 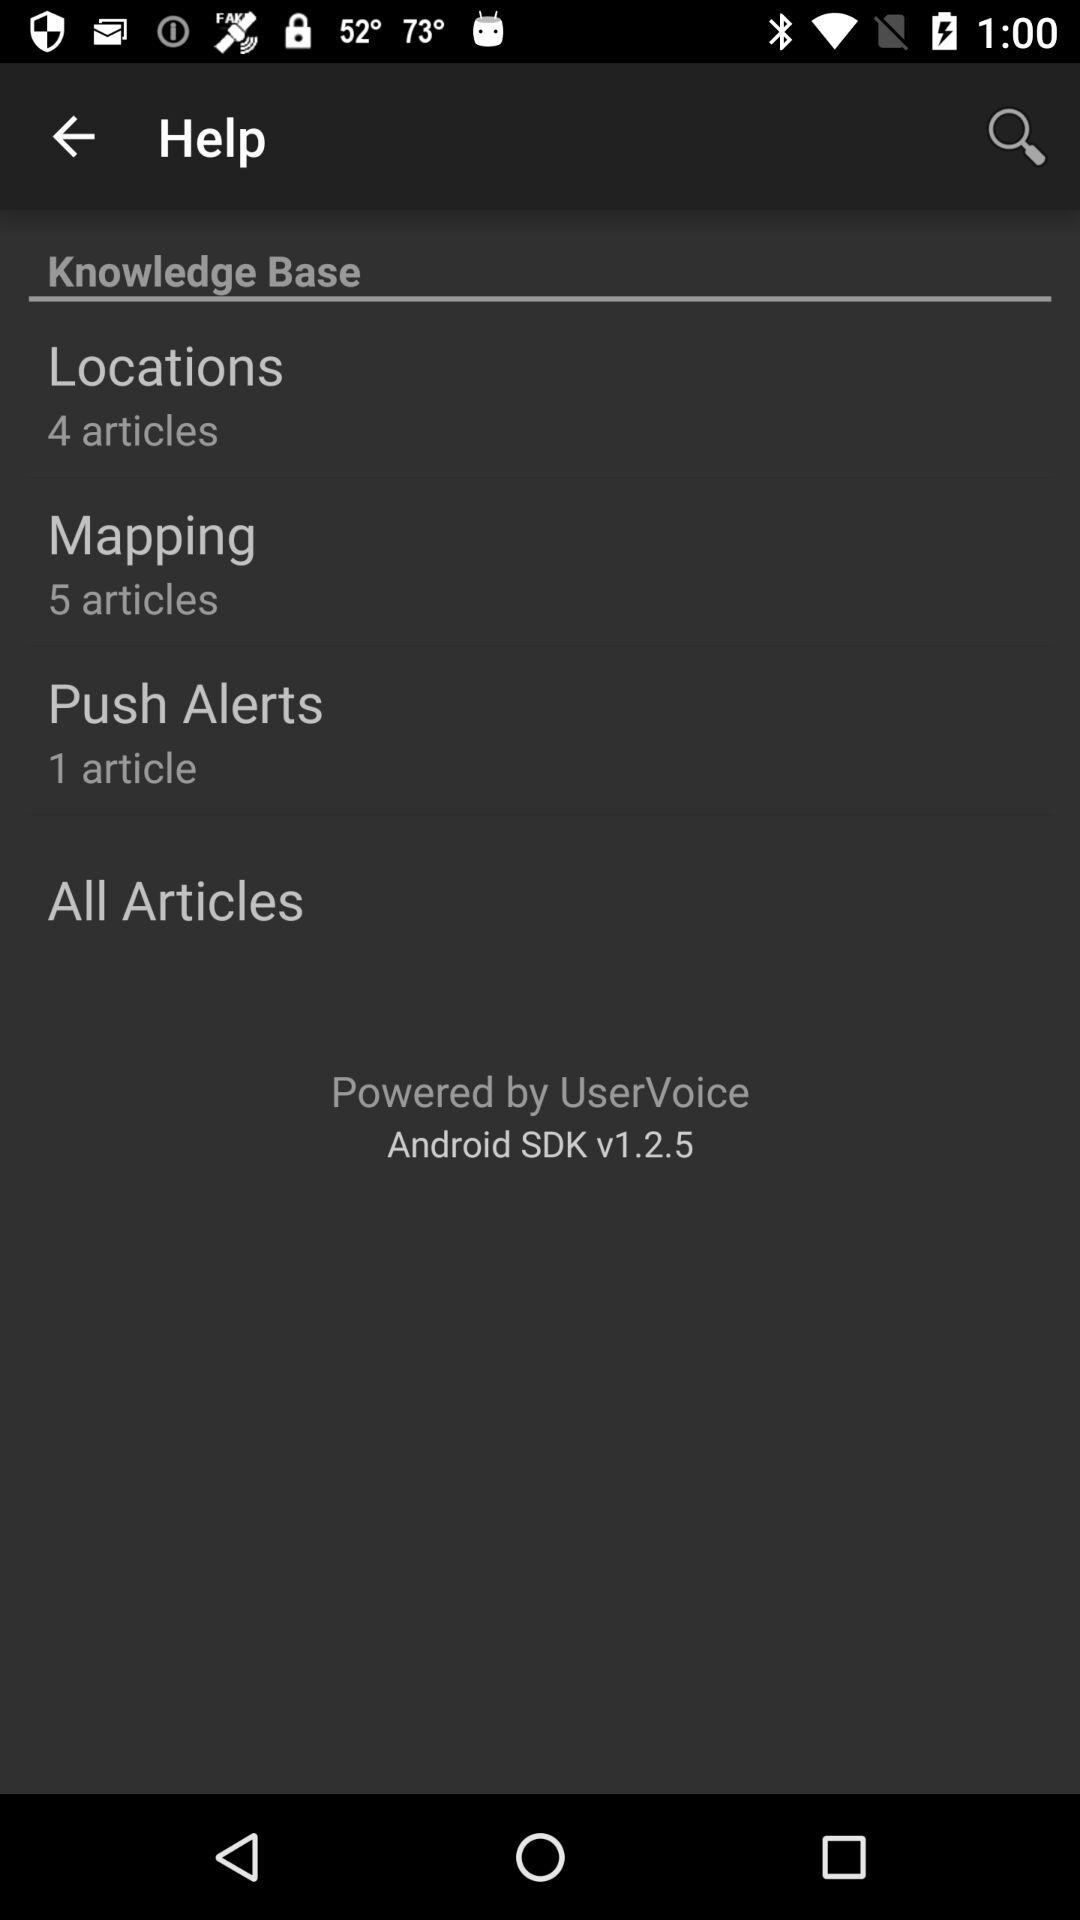 What do you see at coordinates (540, 1089) in the screenshot?
I see `icon below the all articles icon` at bounding box center [540, 1089].